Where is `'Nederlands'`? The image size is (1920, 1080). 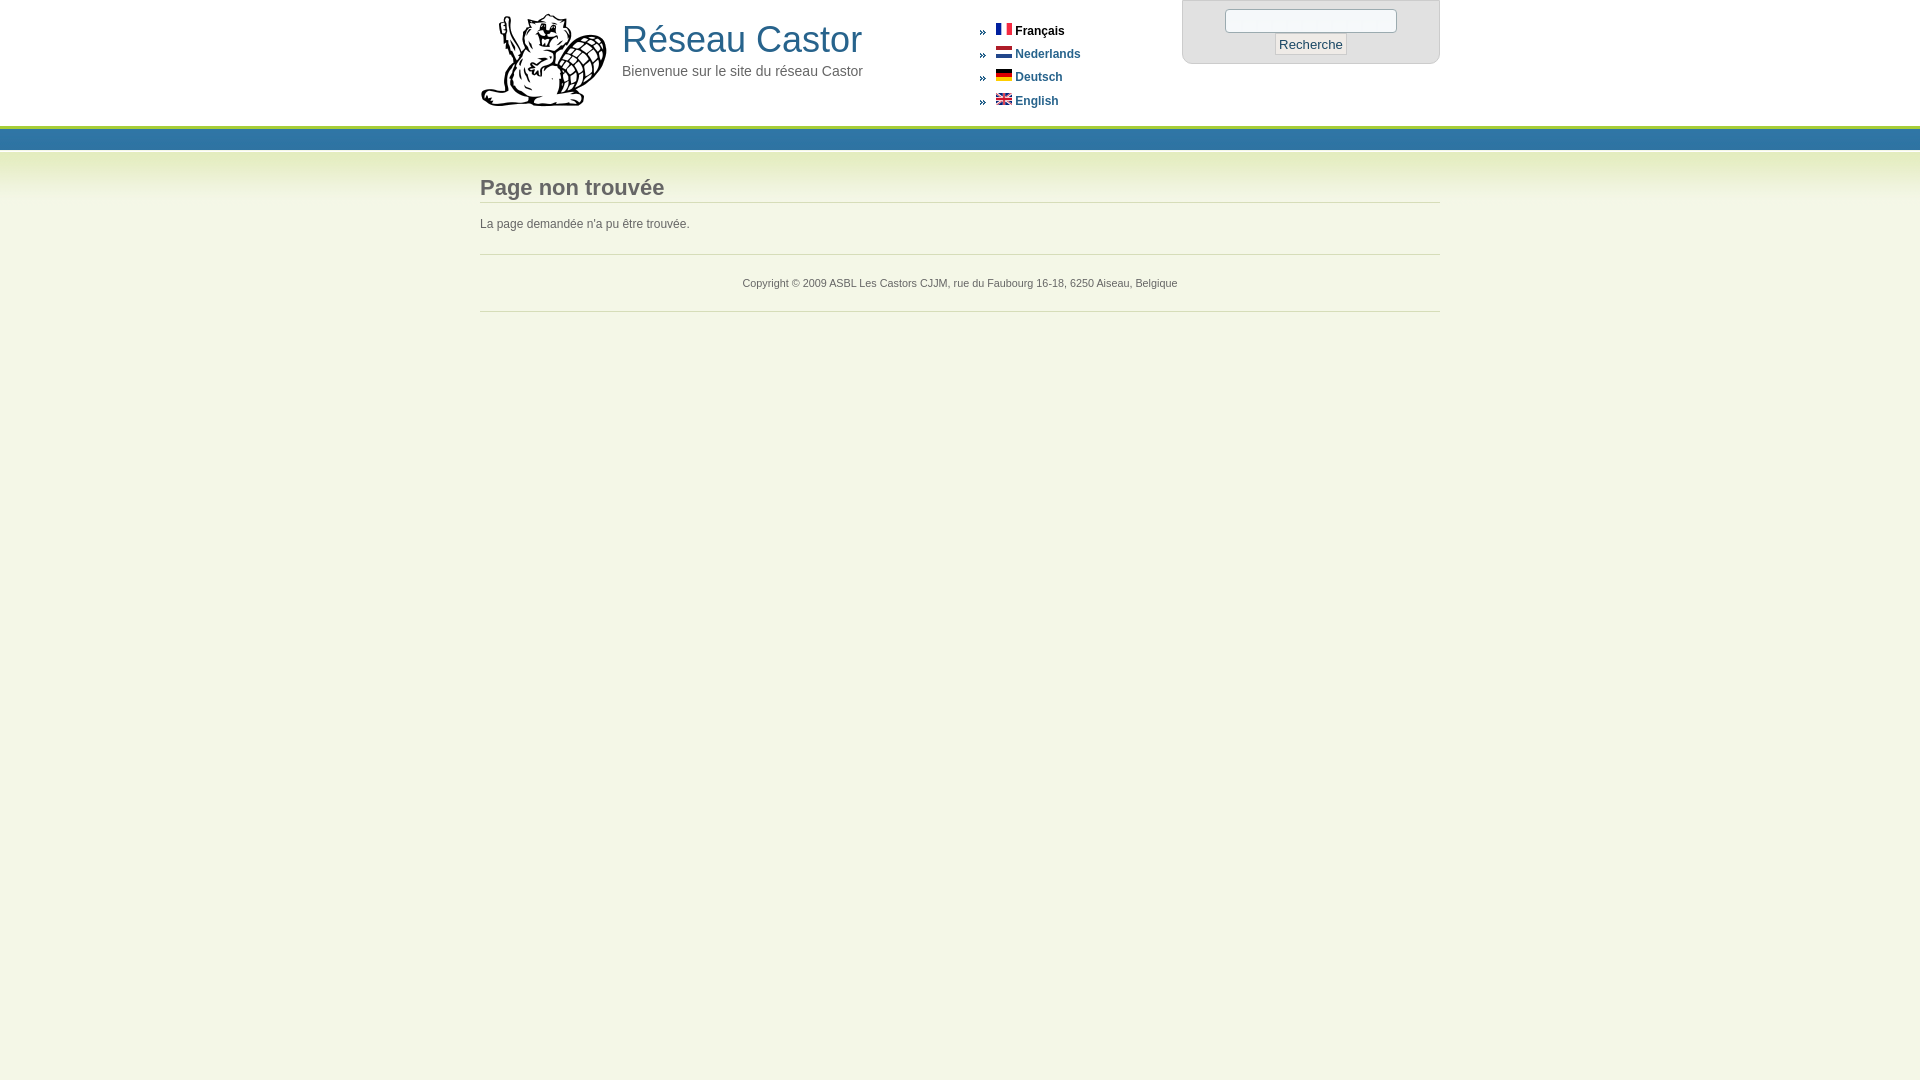
'Nederlands' is located at coordinates (996, 50).